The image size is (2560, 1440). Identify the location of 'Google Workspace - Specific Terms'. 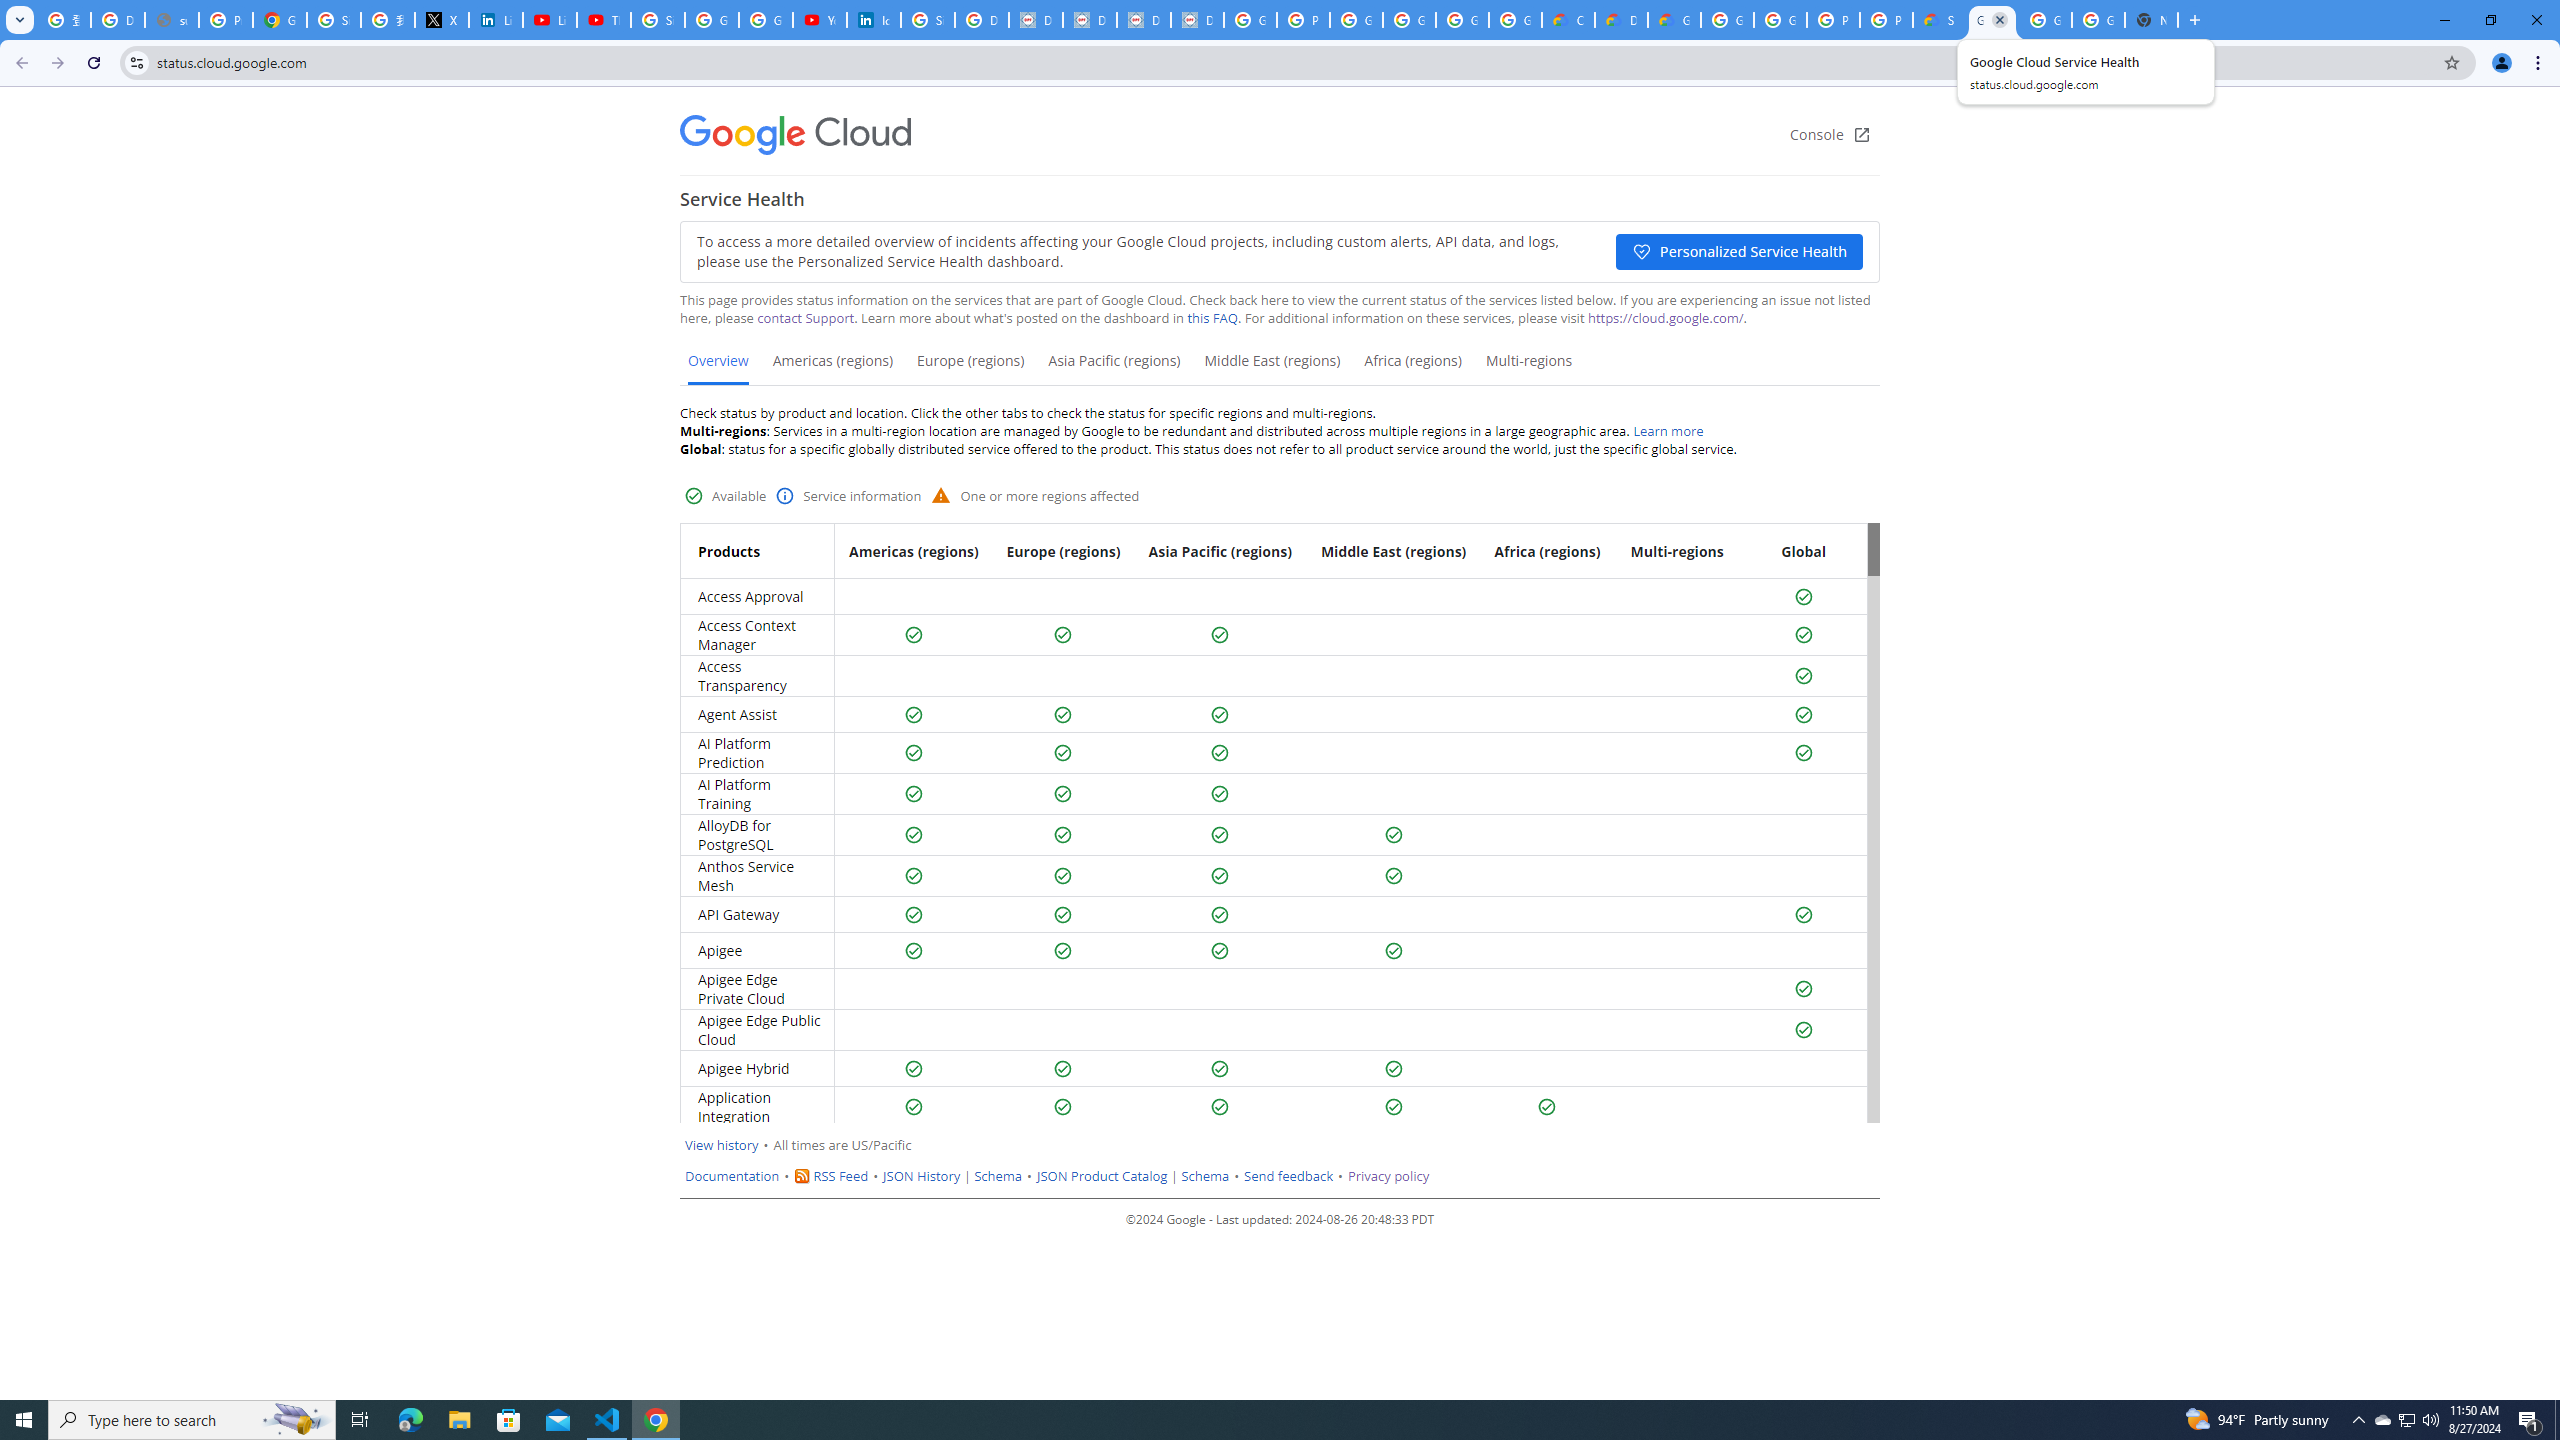
(1460, 19).